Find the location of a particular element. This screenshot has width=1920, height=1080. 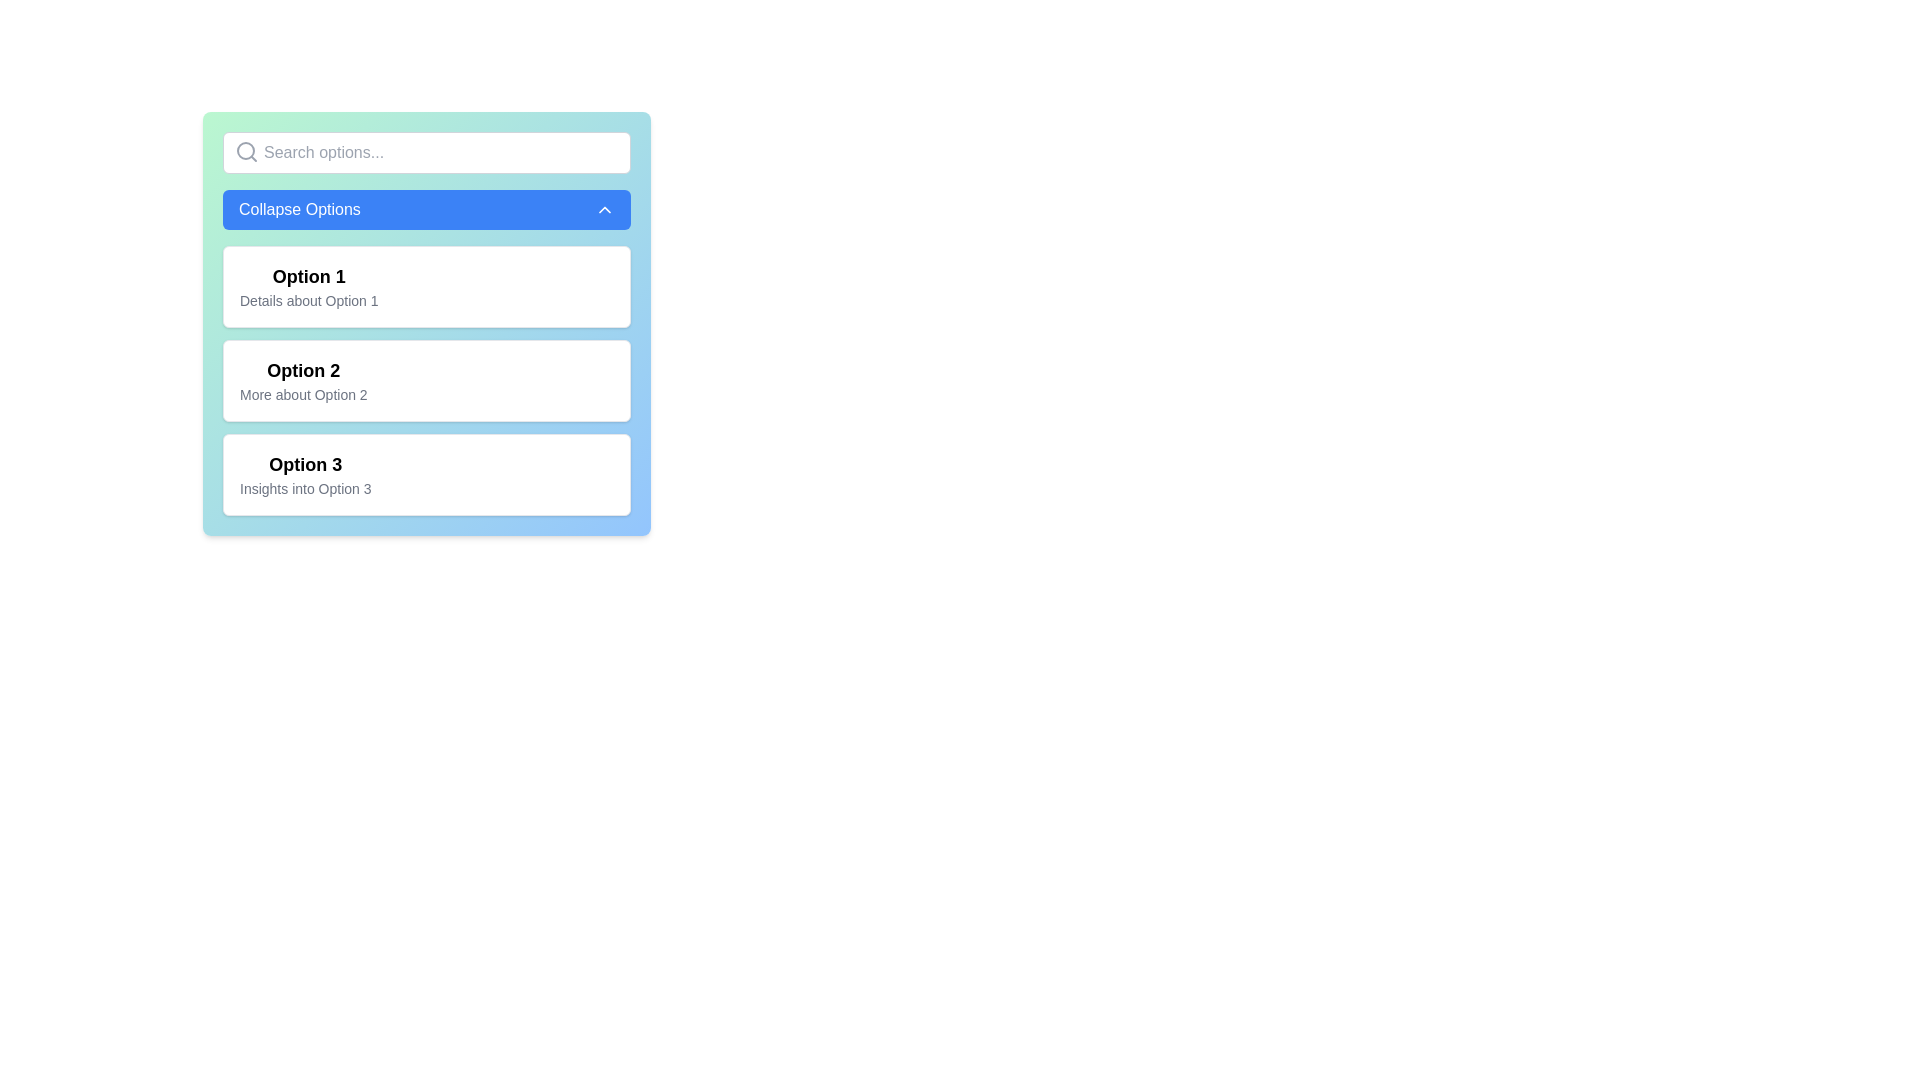

the icon on the 'Collapse Options' button is located at coordinates (603, 209).